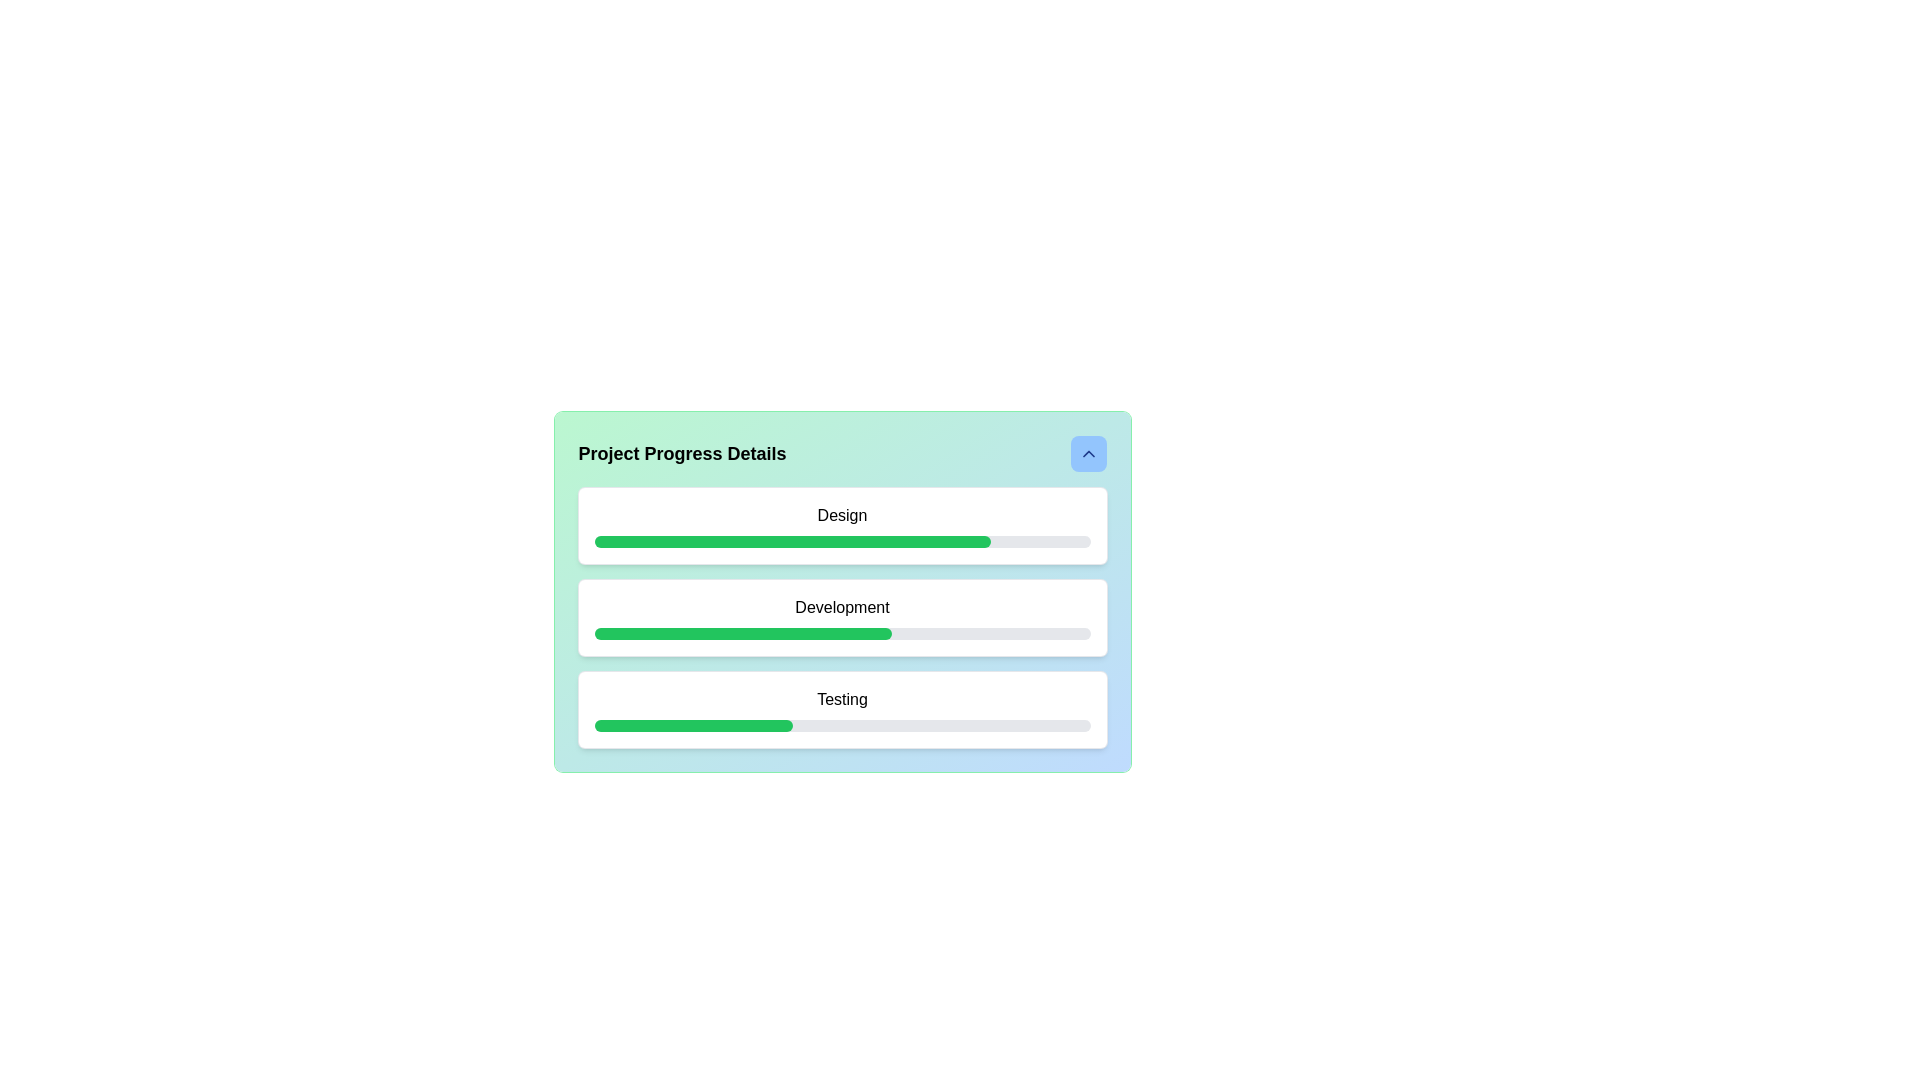 Image resolution: width=1920 pixels, height=1080 pixels. I want to click on the rounded blue button with an upward-pointing chevron arrow, so click(1087, 454).